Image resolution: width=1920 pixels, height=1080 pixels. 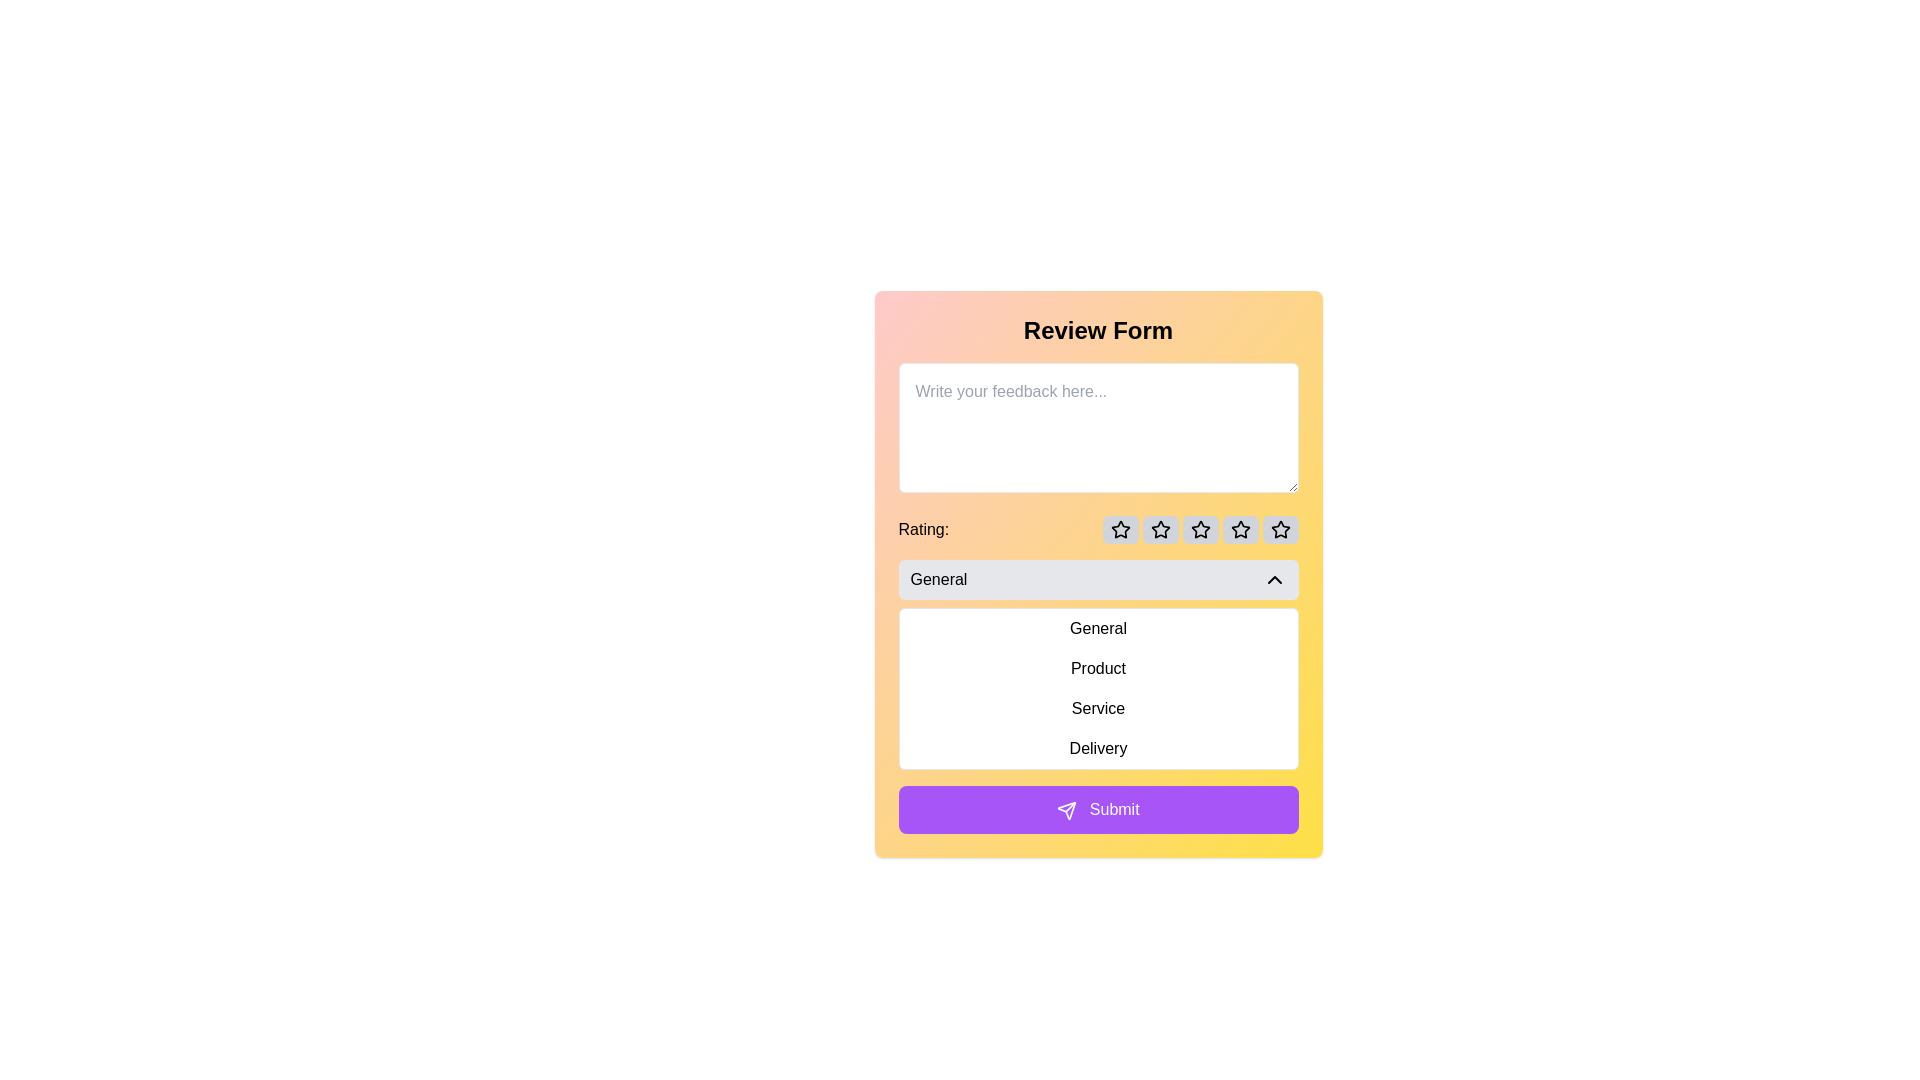 What do you see at coordinates (1097, 668) in the screenshot?
I see `the 'Product' option in the dropdown menu to change its appearance` at bounding box center [1097, 668].